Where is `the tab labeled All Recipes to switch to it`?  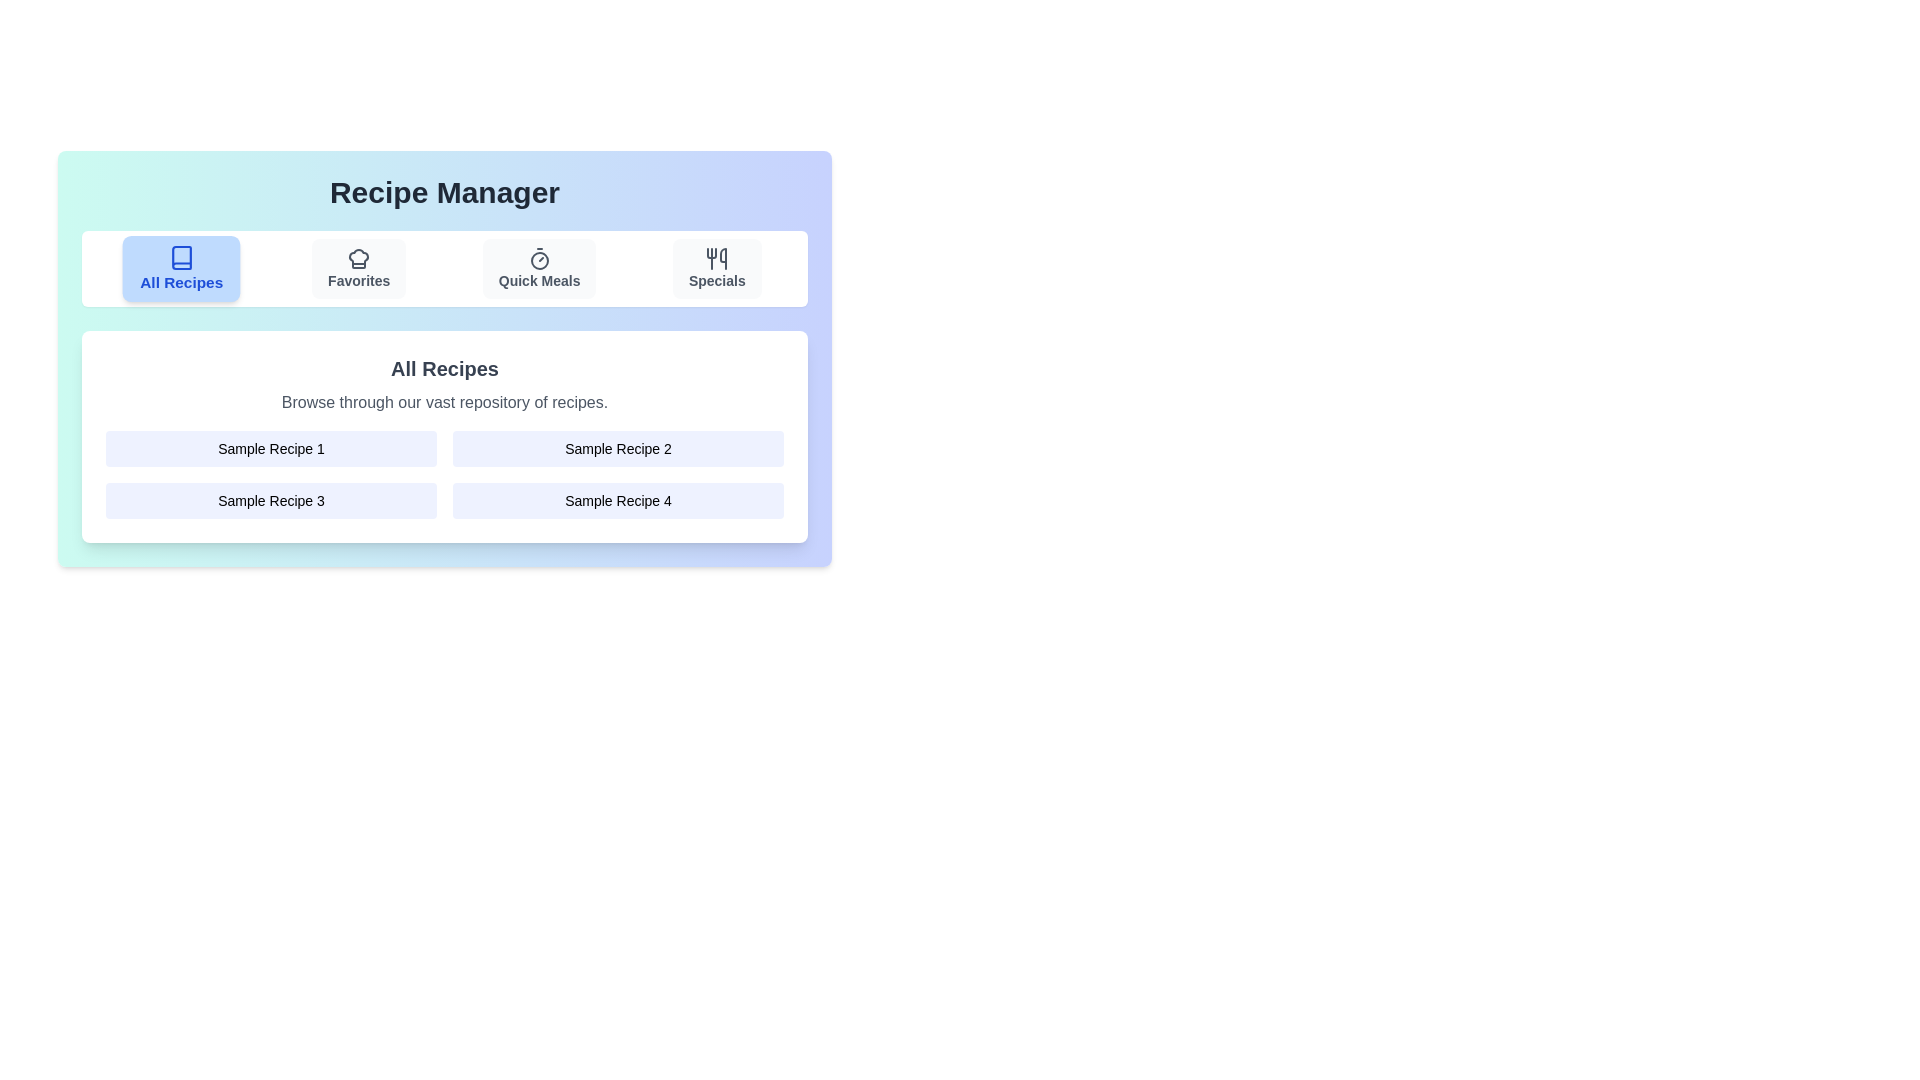 the tab labeled All Recipes to switch to it is located at coordinates (182, 268).